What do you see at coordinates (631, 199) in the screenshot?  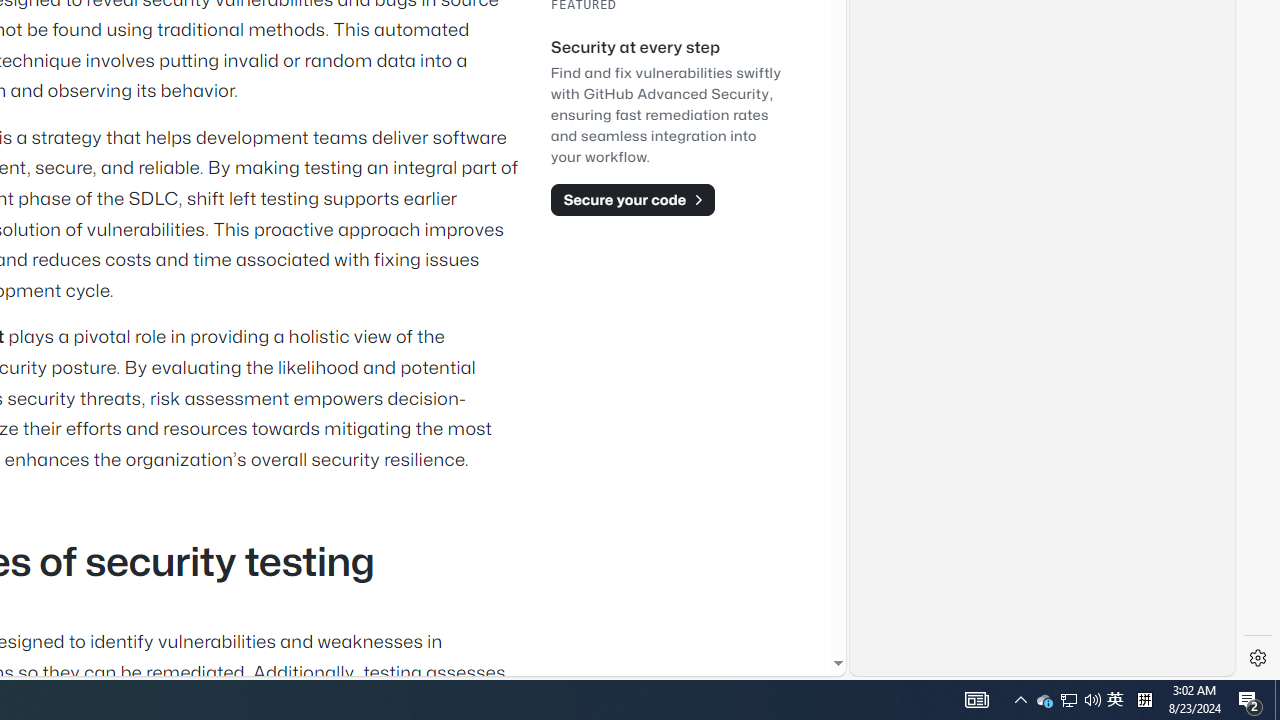 I see `'Secure your code'` at bounding box center [631, 199].